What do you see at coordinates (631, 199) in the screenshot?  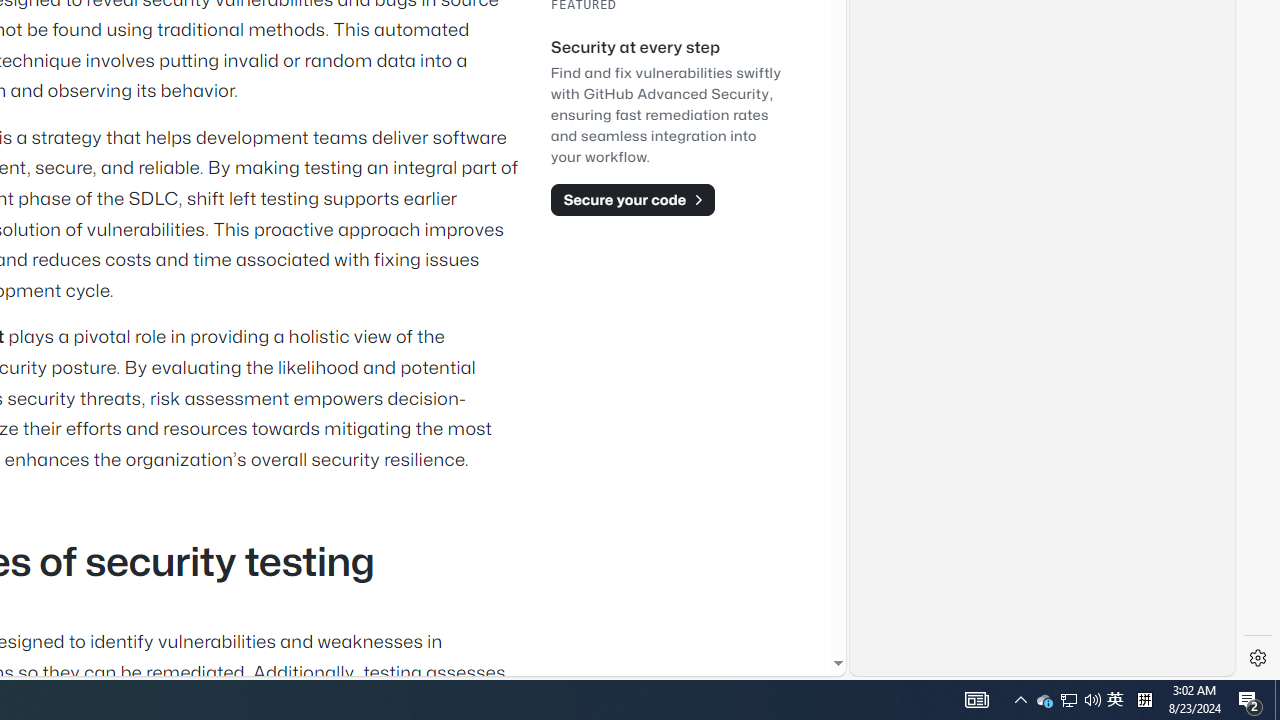 I see `'Secure your code'` at bounding box center [631, 199].